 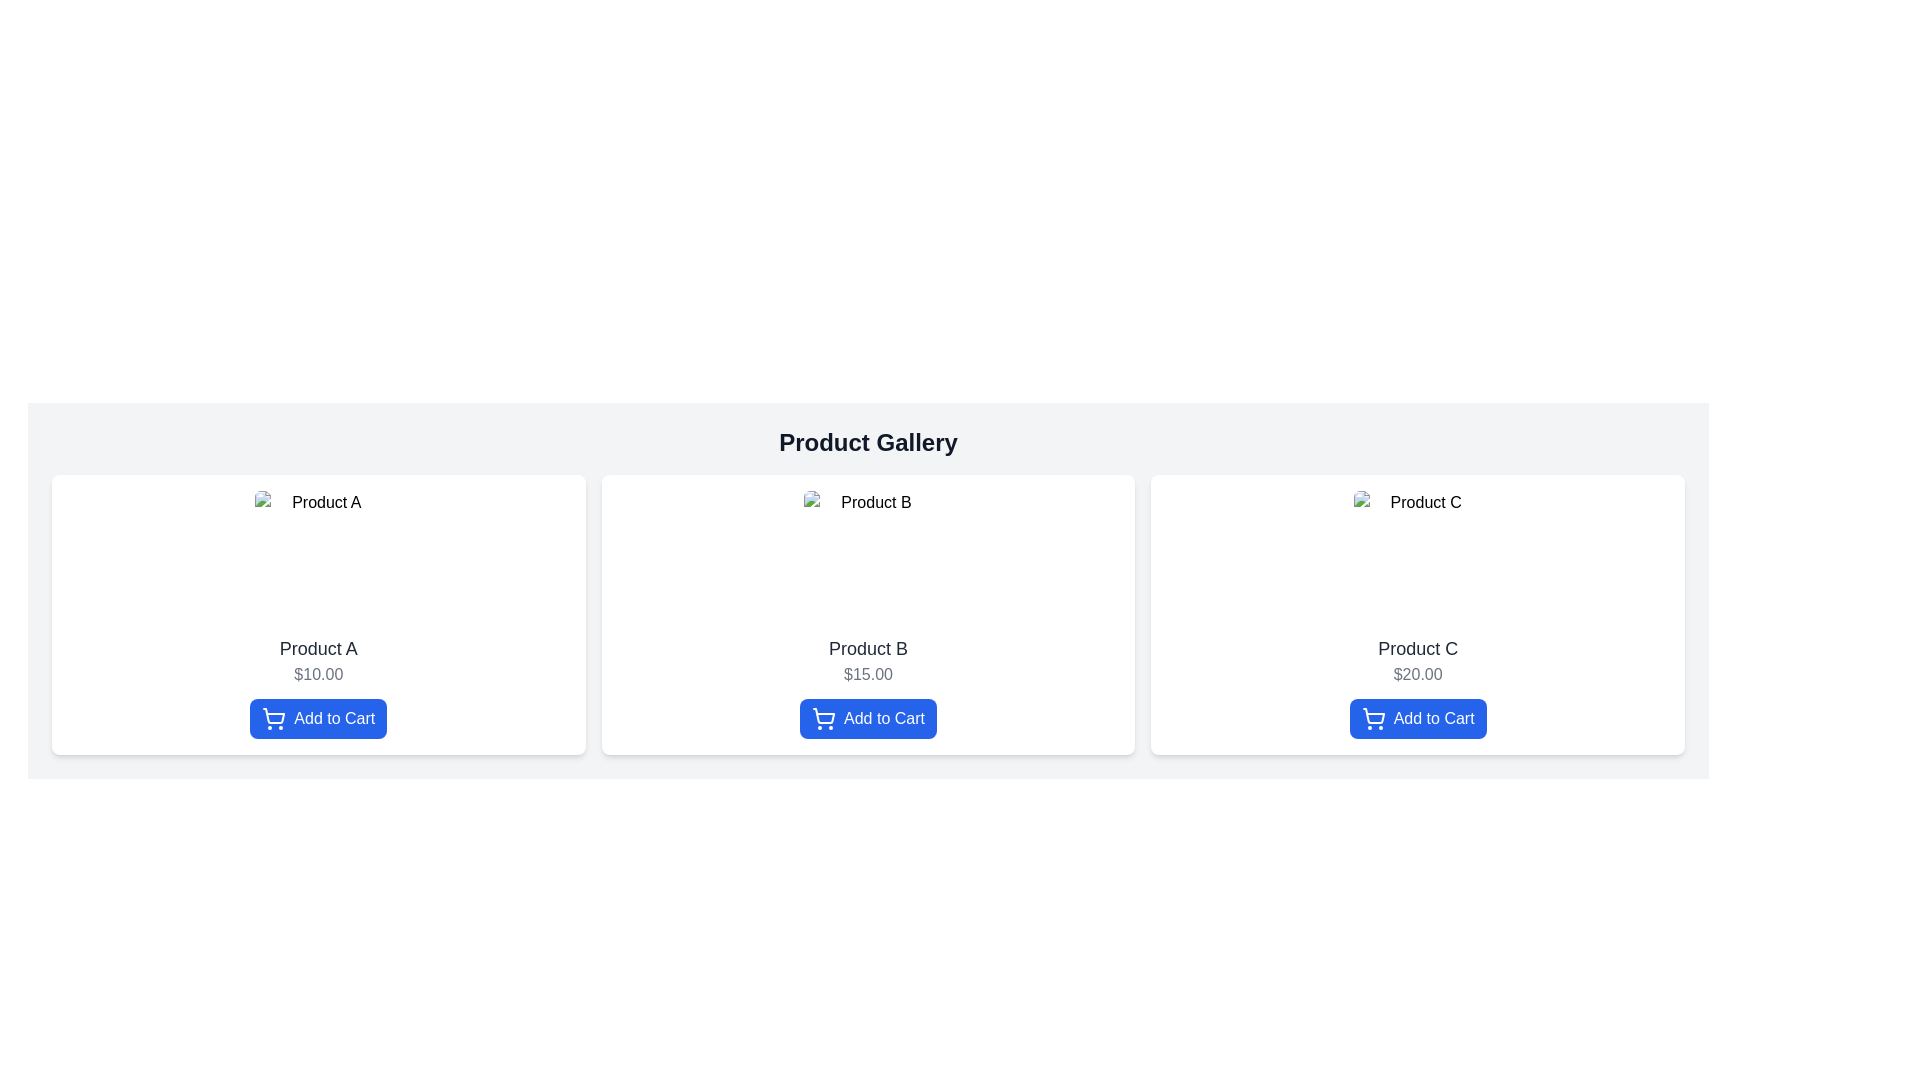 I want to click on the image representing 'Product B' located at the top of its product card in the gallery grid, so click(x=868, y=555).